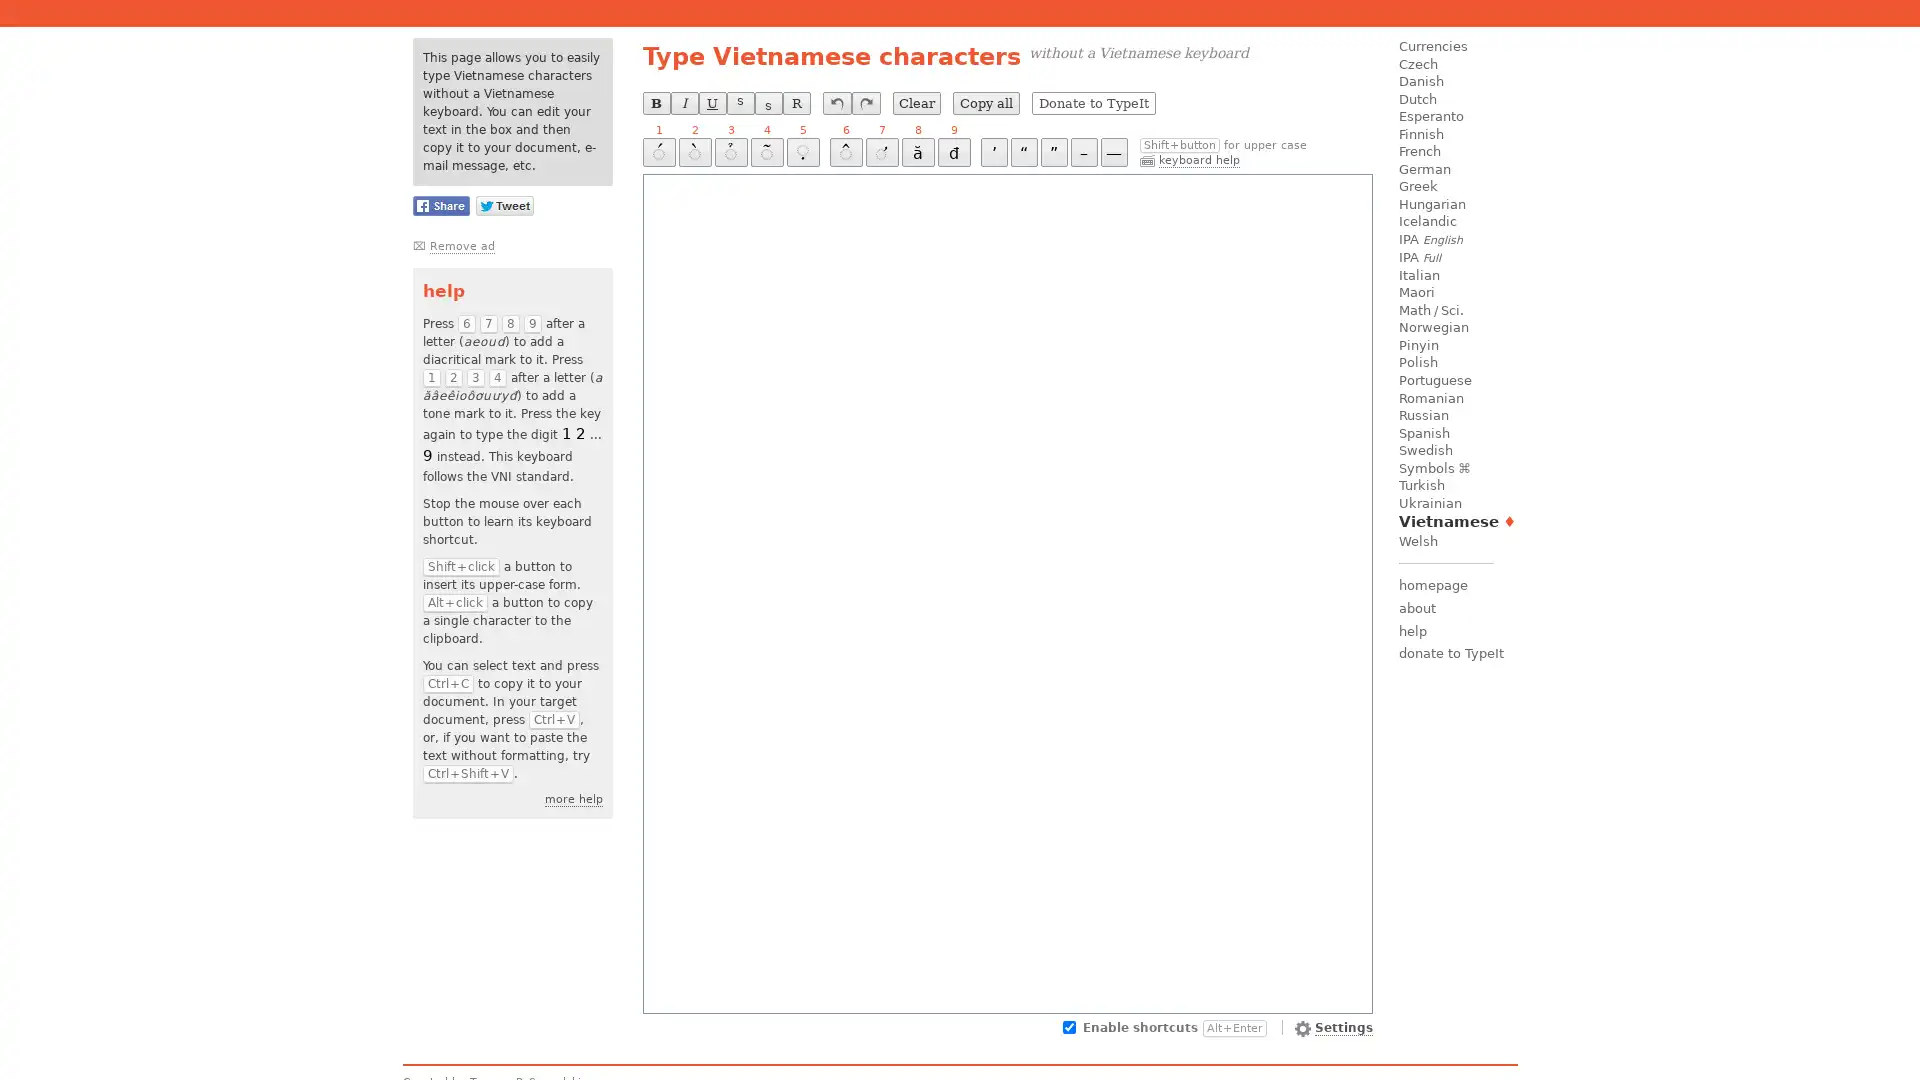 The width and height of the screenshot is (1920, 1080). What do you see at coordinates (916, 151) in the screenshot?
I see `a 8` at bounding box center [916, 151].